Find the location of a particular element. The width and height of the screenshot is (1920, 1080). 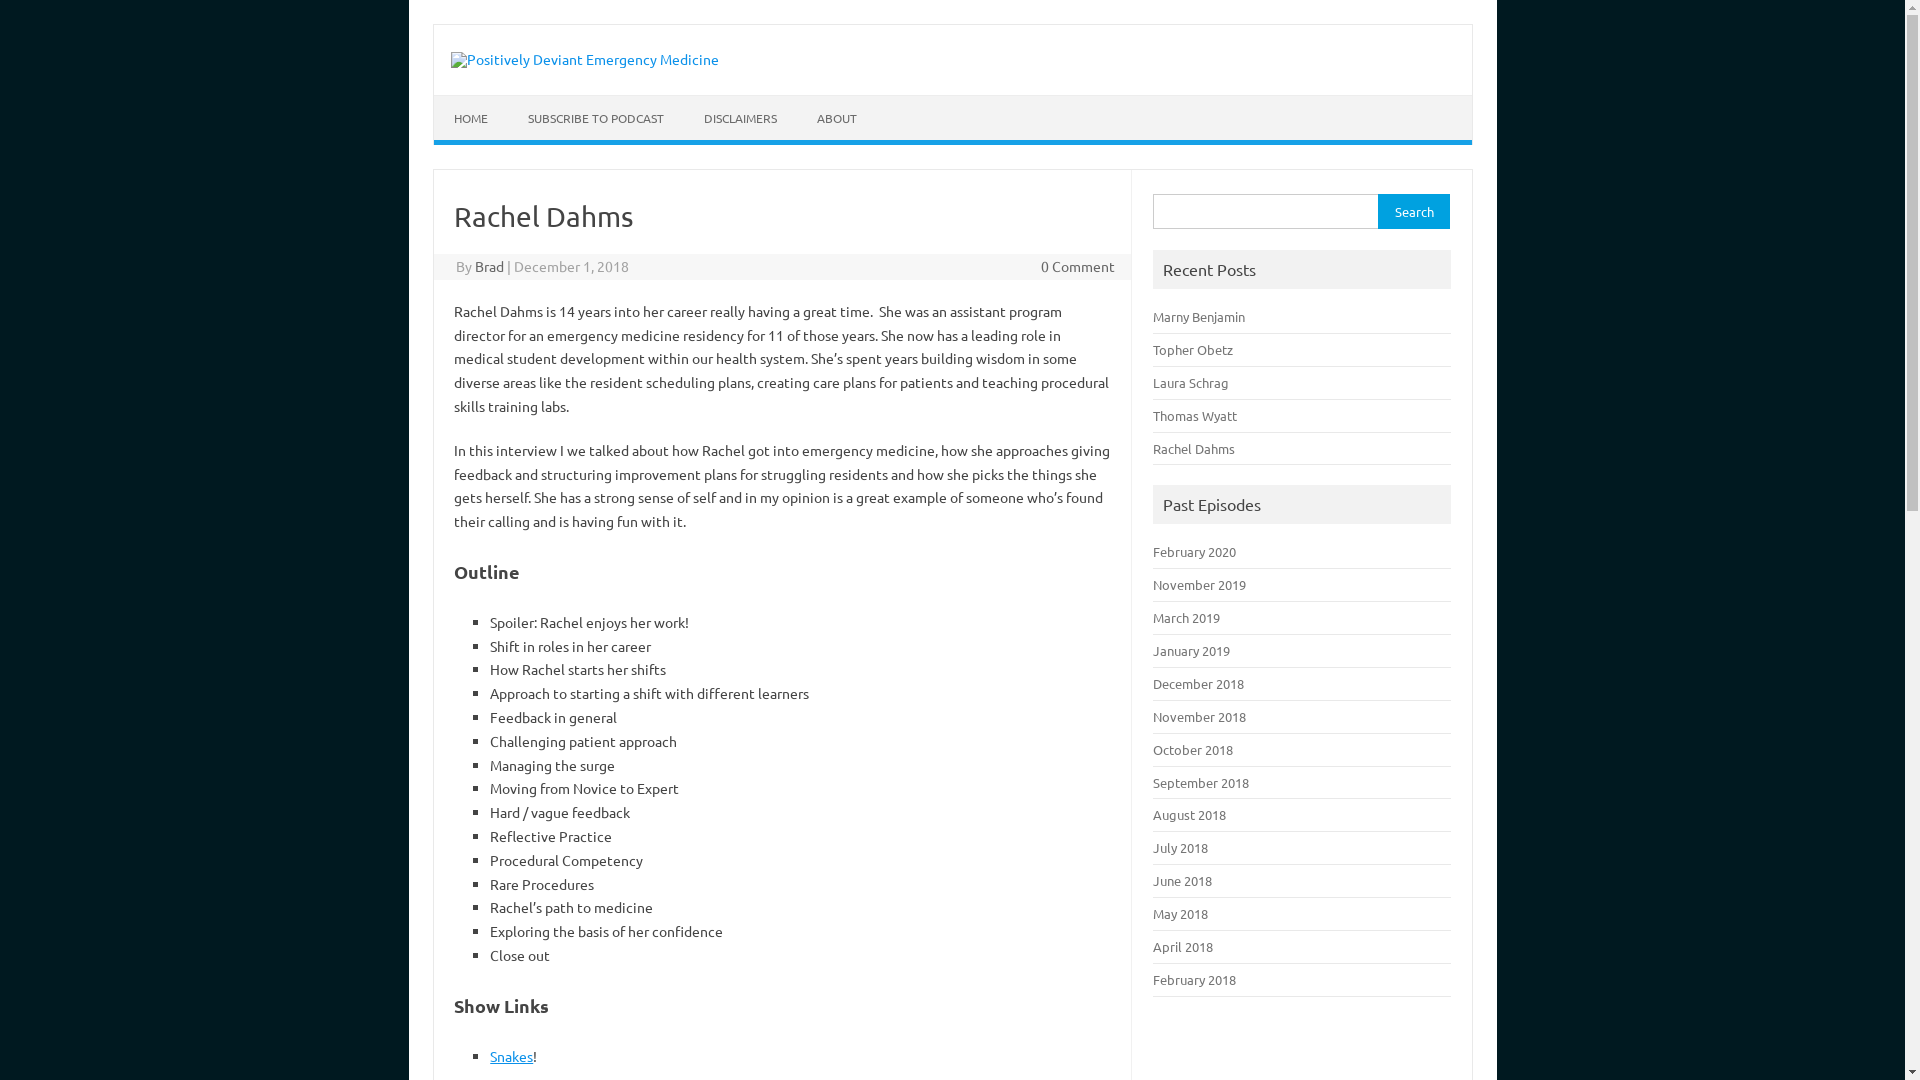

'September 2018' is located at coordinates (1200, 781).